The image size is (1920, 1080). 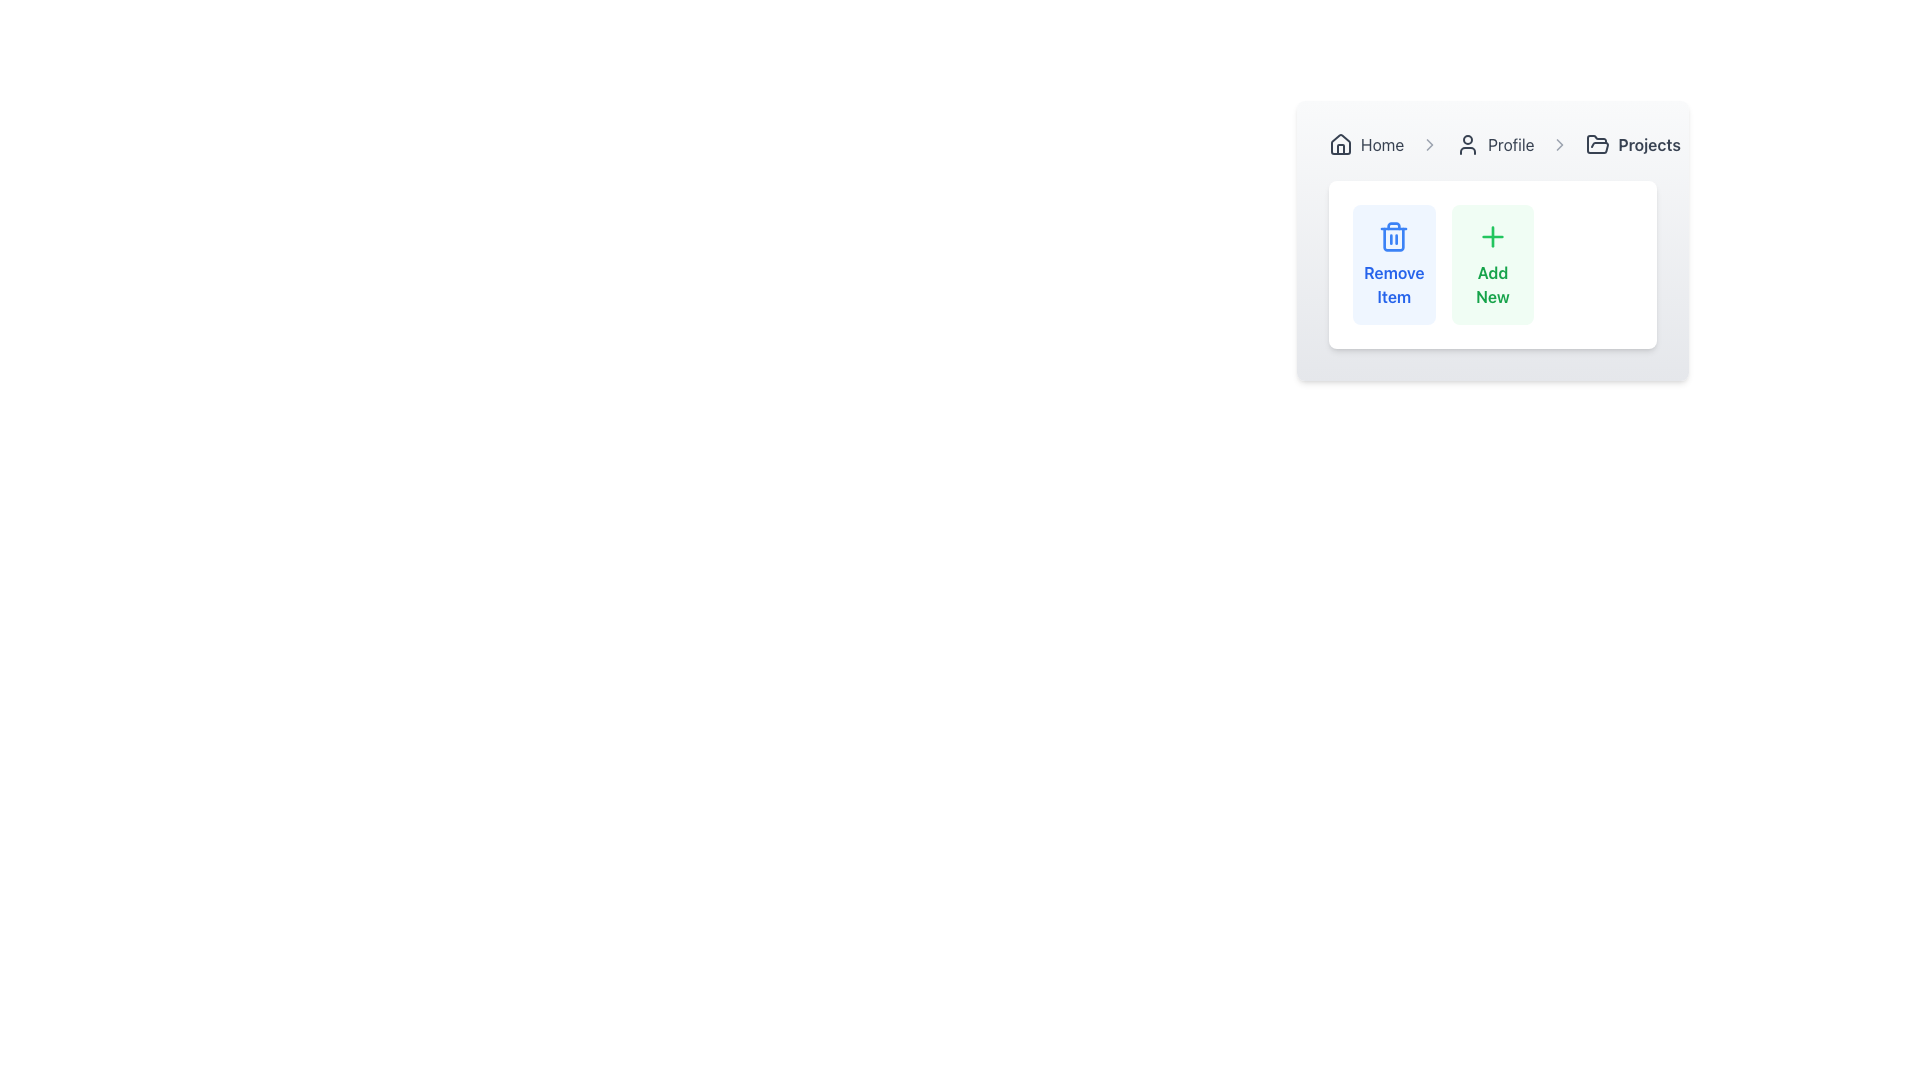 I want to click on the 'Projects' breadcrumb navigation link located at the top-right corner of the breadcrumb bar, so click(x=1633, y=144).